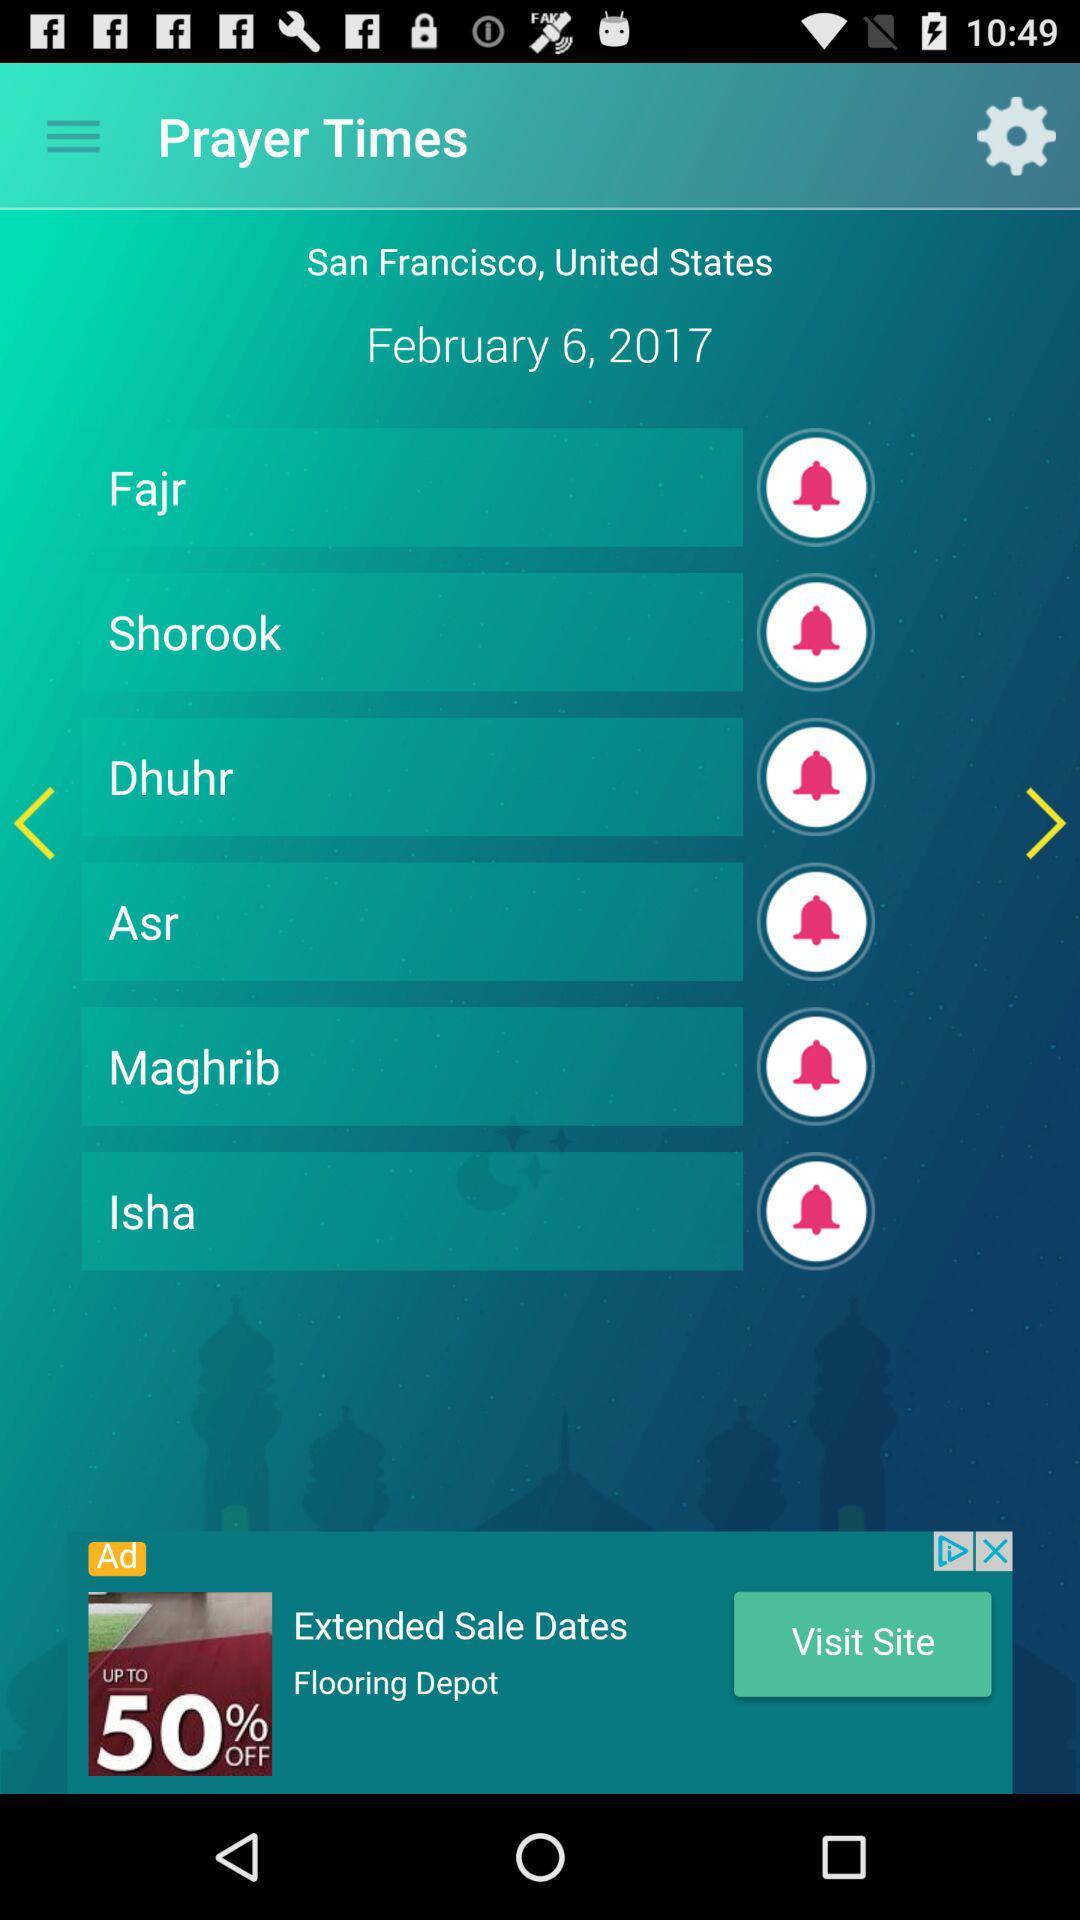 The height and width of the screenshot is (1920, 1080). I want to click on alarm, so click(816, 631).